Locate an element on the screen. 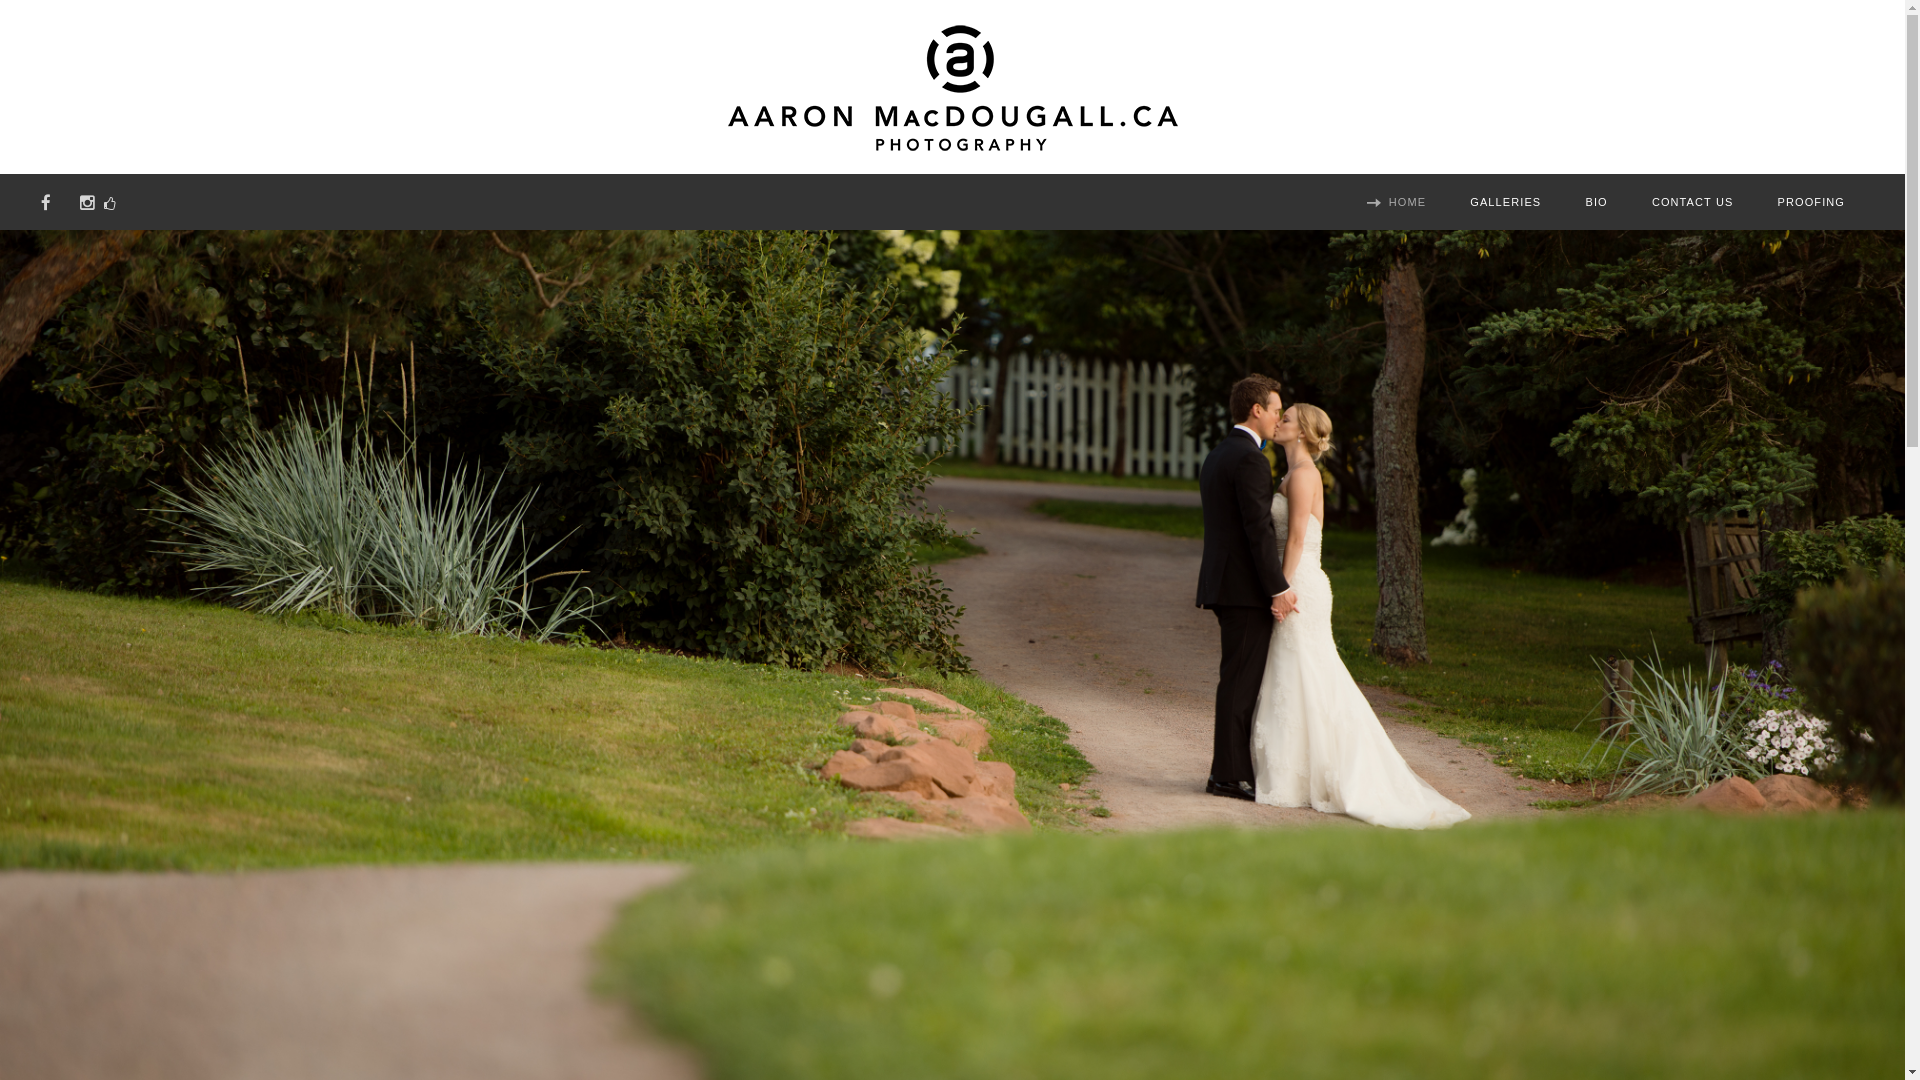 This screenshot has height=1080, width=1920. 'GALLERIES' is located at coordinates (1507, 204).